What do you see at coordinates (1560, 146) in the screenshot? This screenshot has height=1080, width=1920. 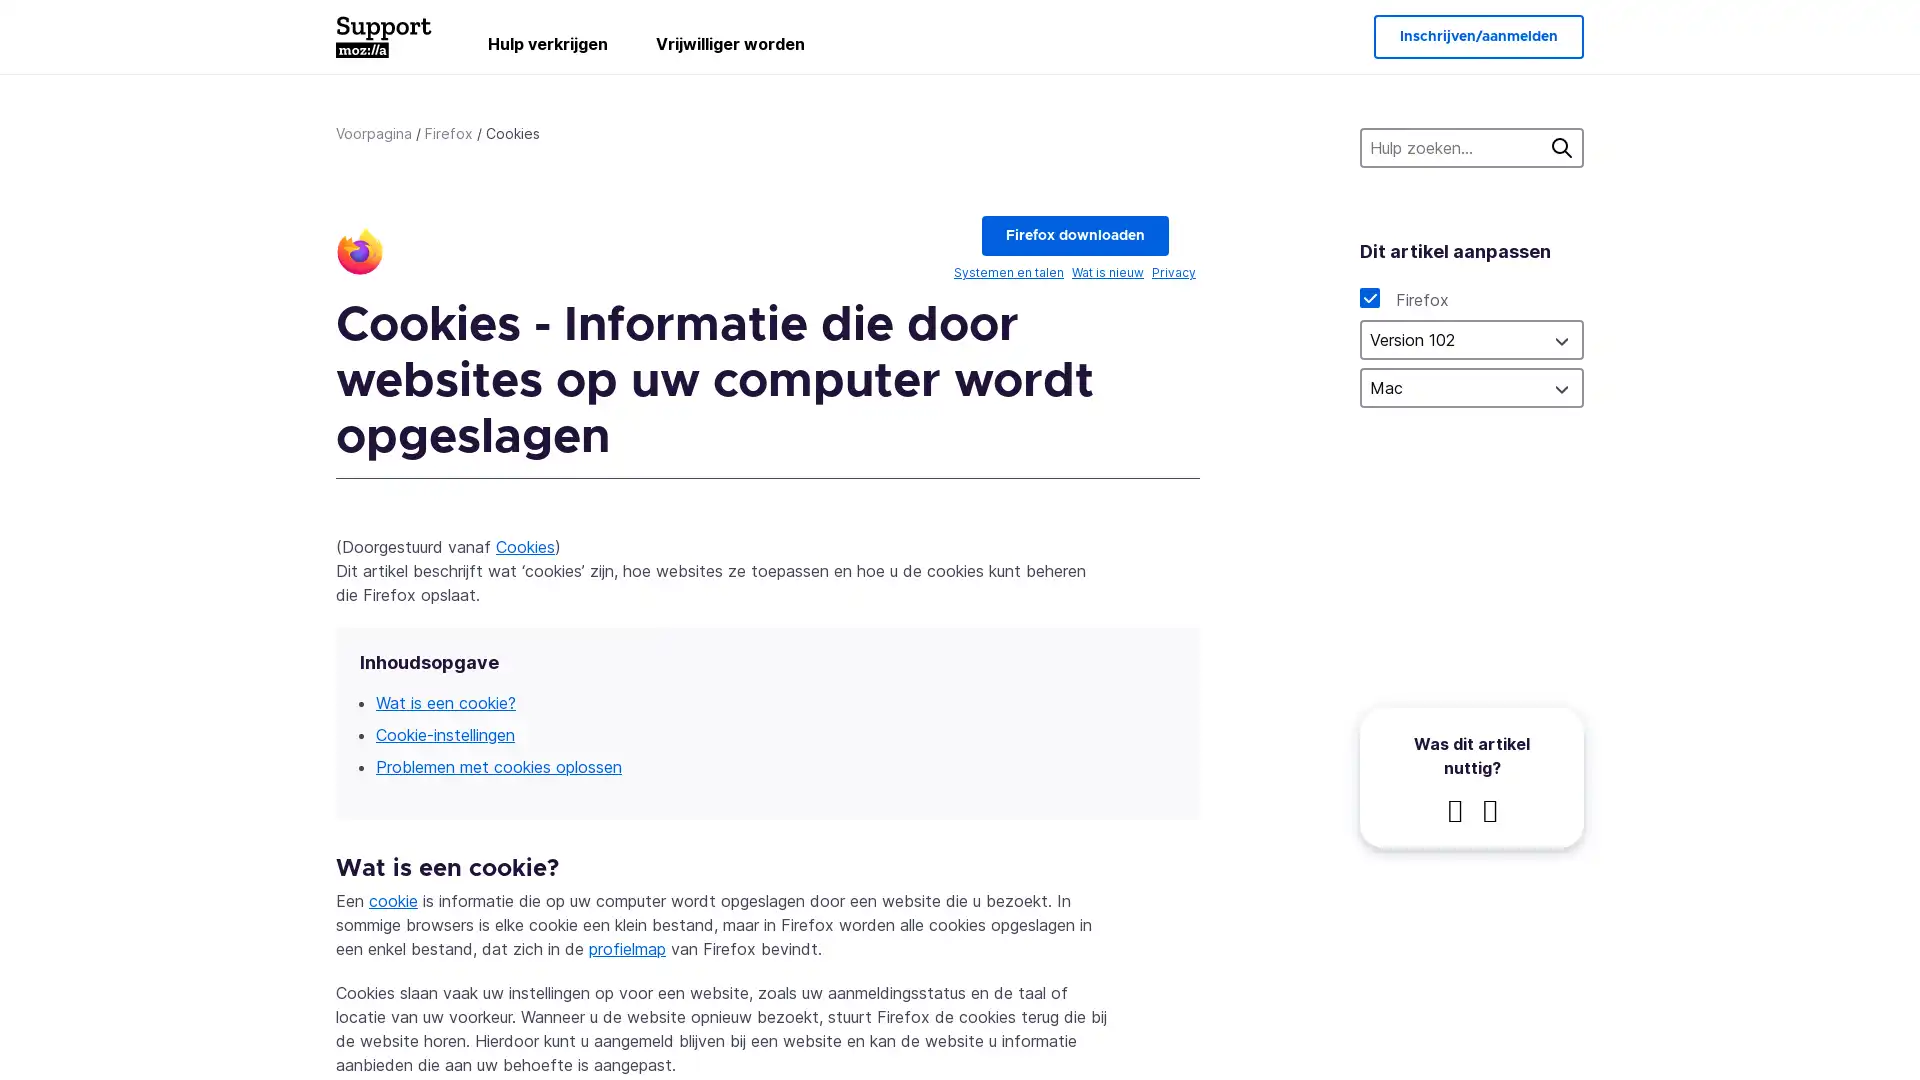 I see `Zoeken` at bounding box center [1560, 146].